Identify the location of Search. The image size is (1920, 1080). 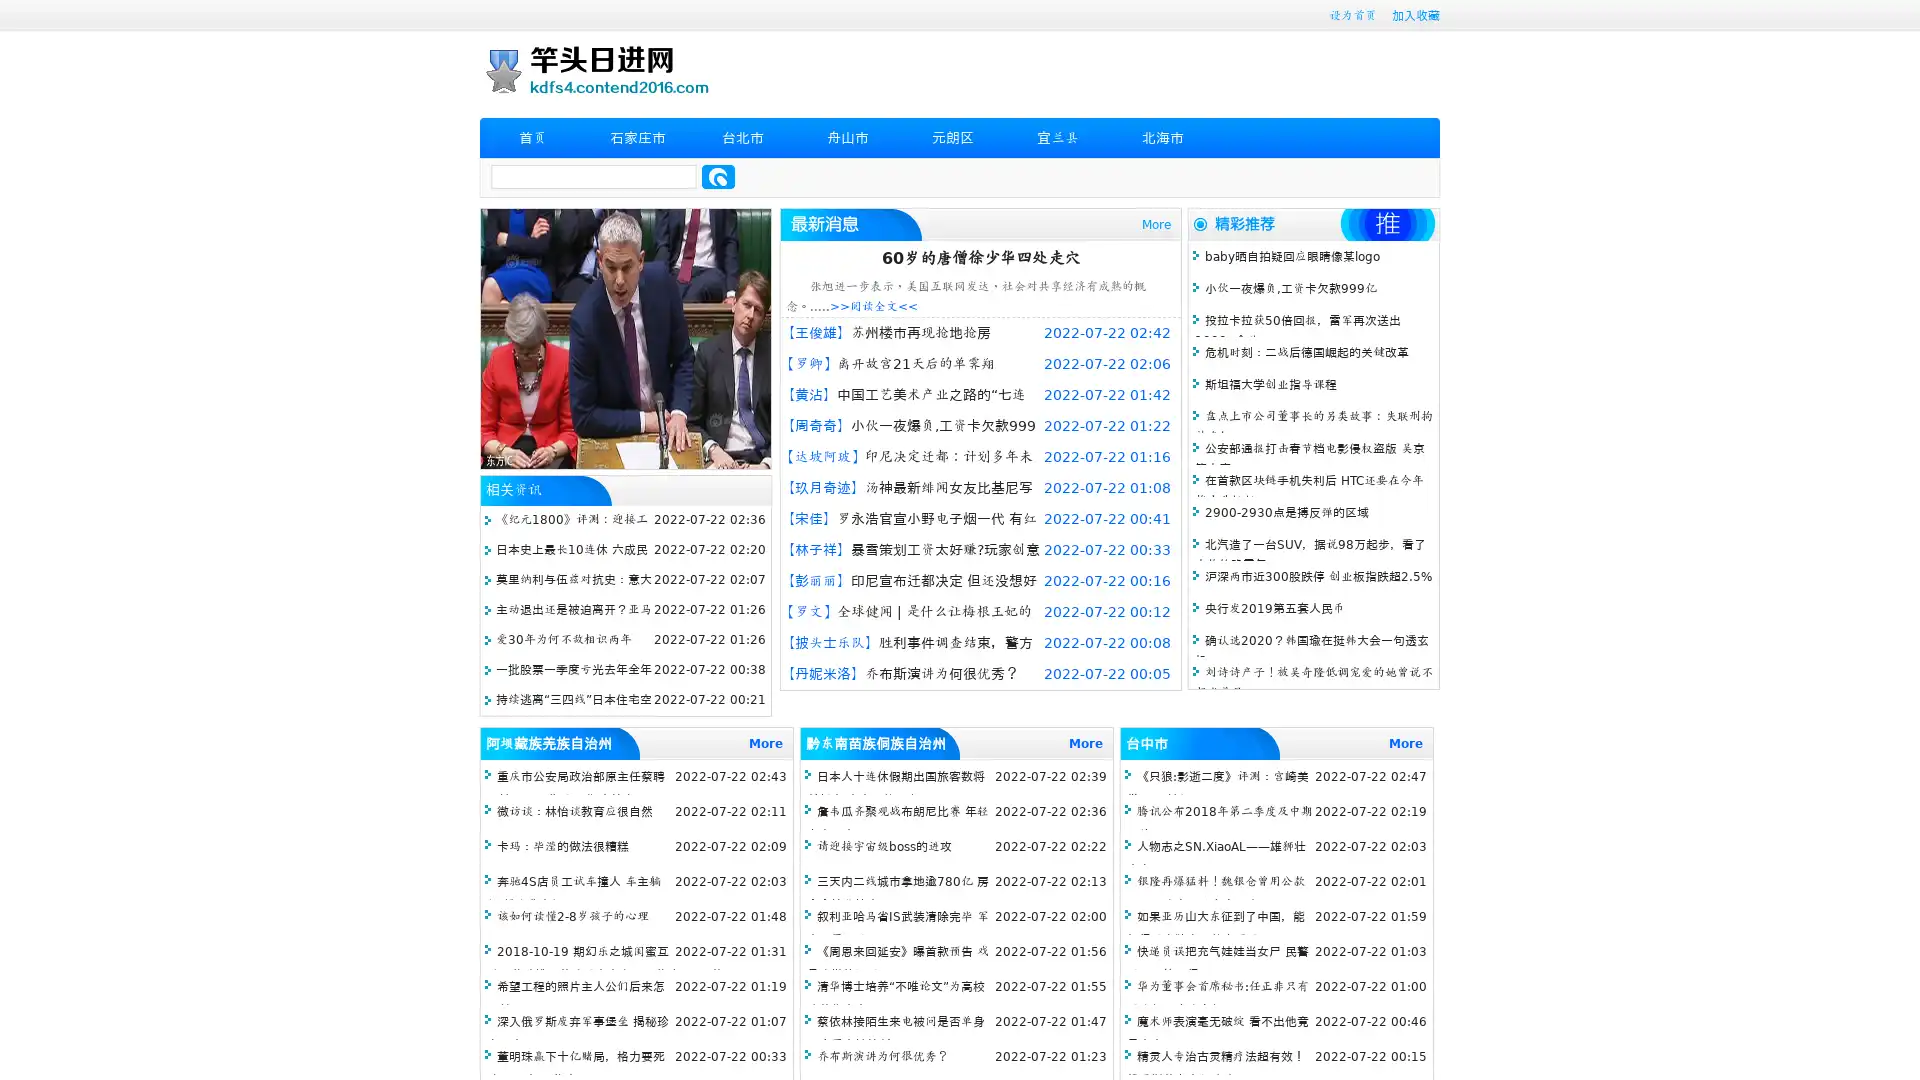
(718, 176).